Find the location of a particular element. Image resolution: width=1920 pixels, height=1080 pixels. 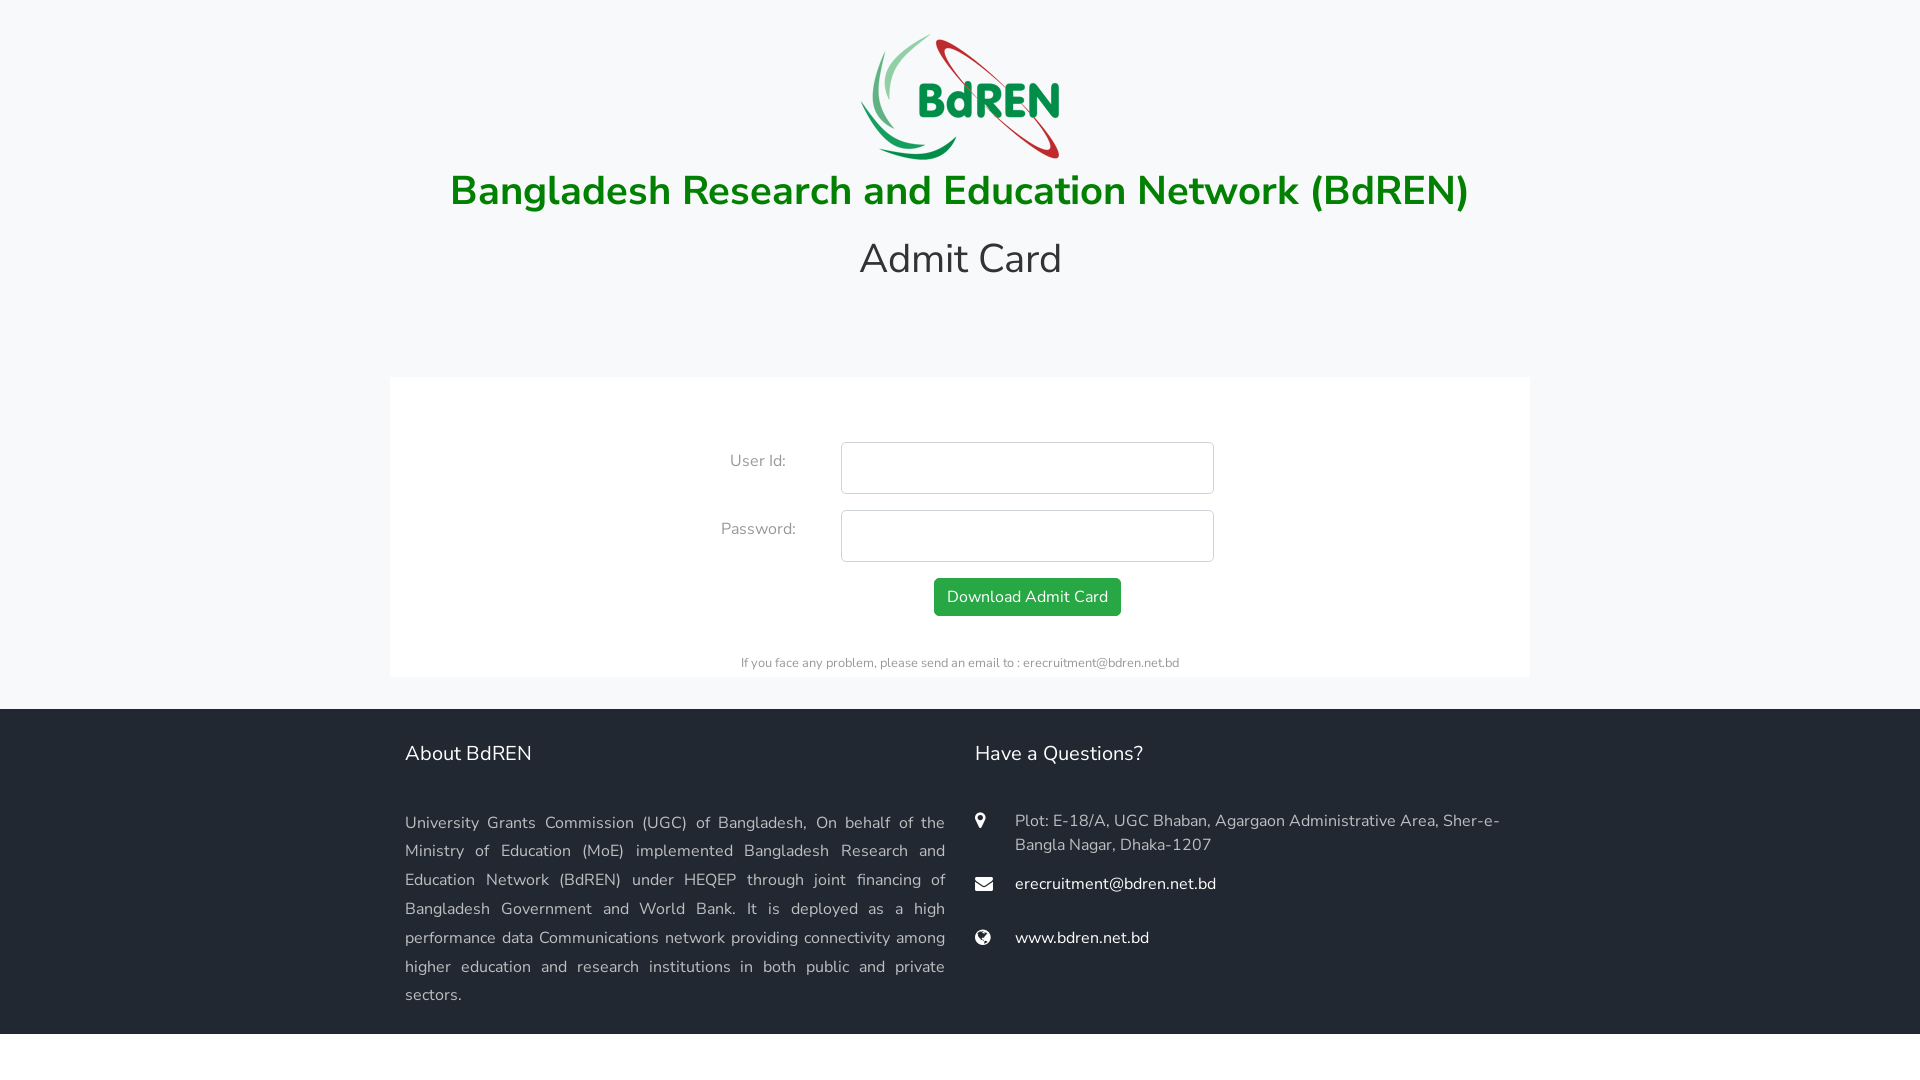

'Download Admit Card' is located at coordinates (1027, 596).